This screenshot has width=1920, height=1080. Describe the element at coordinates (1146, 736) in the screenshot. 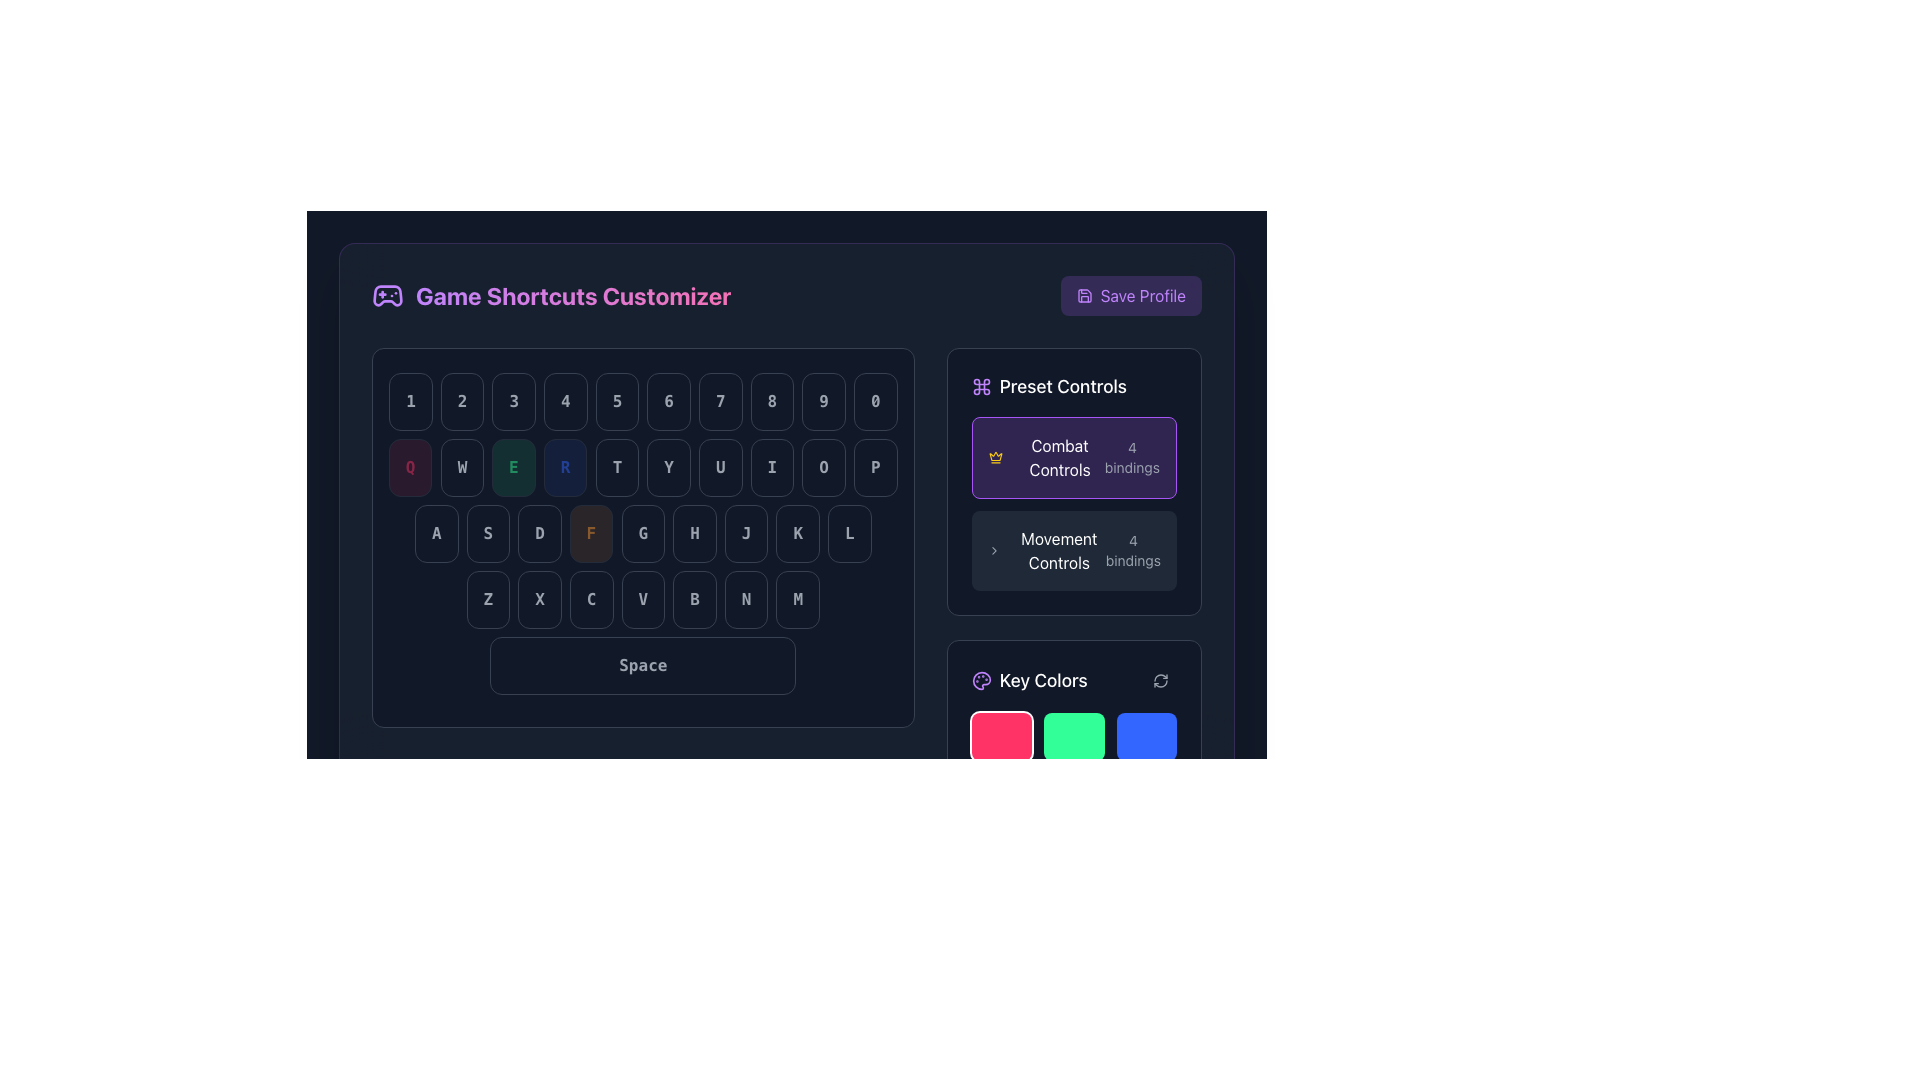

I see `the vibrant blue button with rounded corners located in the bottom-right corner of the 'Key Colors' grid to observe its hover effect` at that location.